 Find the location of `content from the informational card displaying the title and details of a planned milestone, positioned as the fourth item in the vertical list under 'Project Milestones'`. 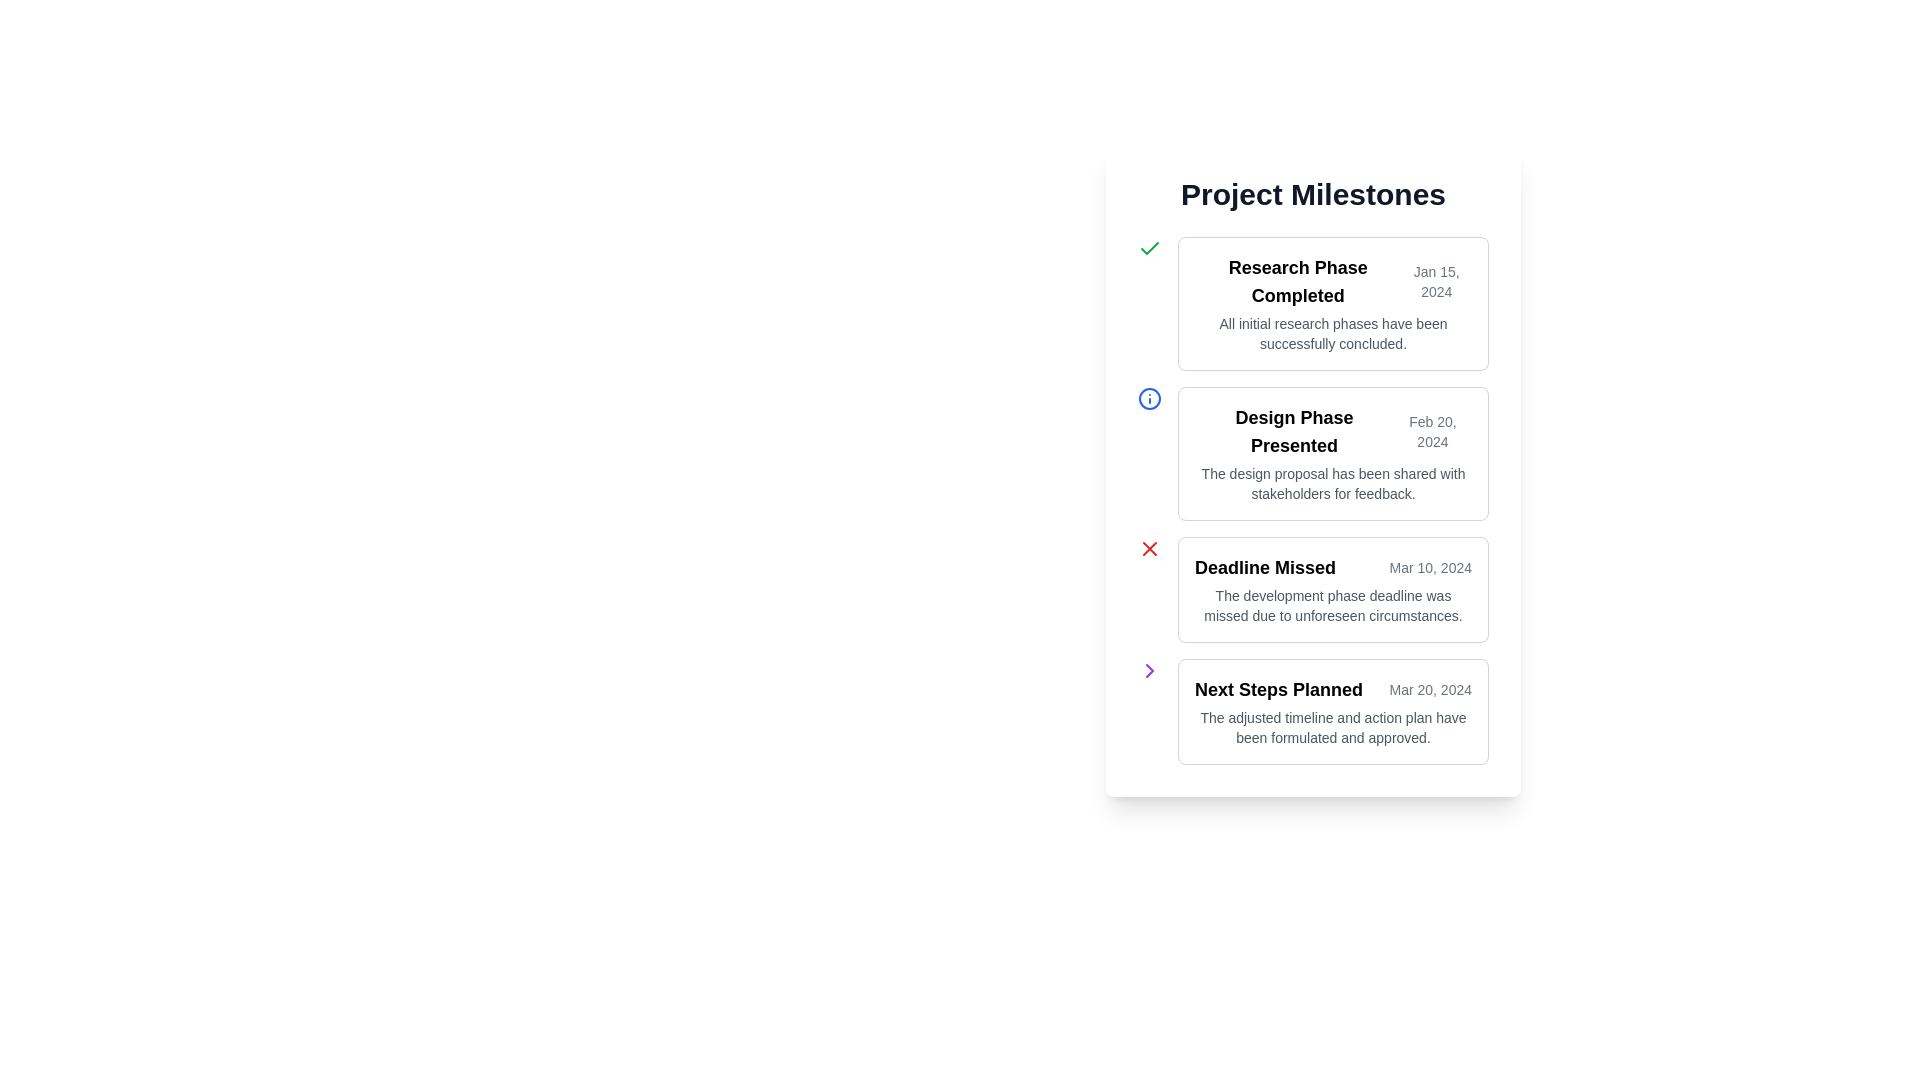

content from the informational card displaying the title and details of a planned milestone, positioned as the fourth item in the vertical list under 'Project Milestones' is located at coordinates (1333, 711).